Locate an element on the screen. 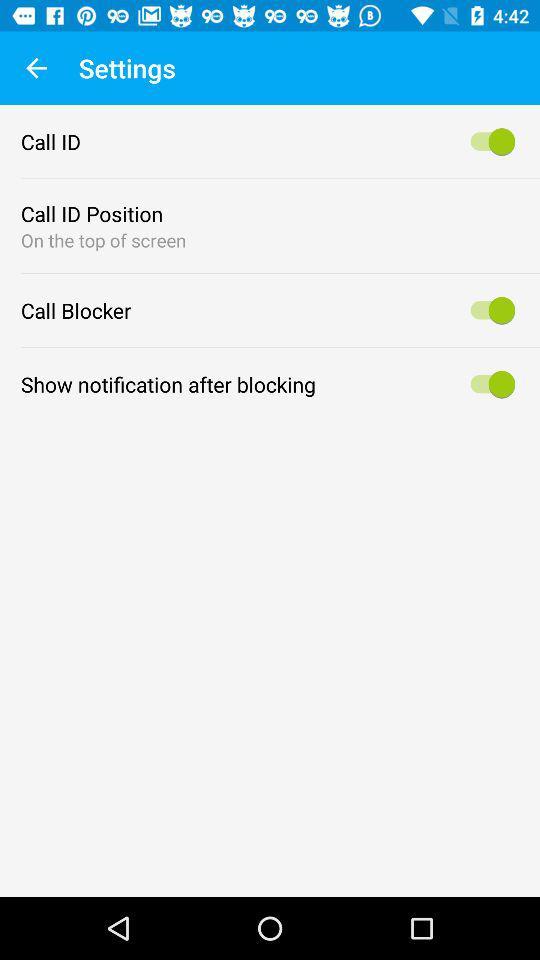  turn on caller id is located at coordinates (488, 140).